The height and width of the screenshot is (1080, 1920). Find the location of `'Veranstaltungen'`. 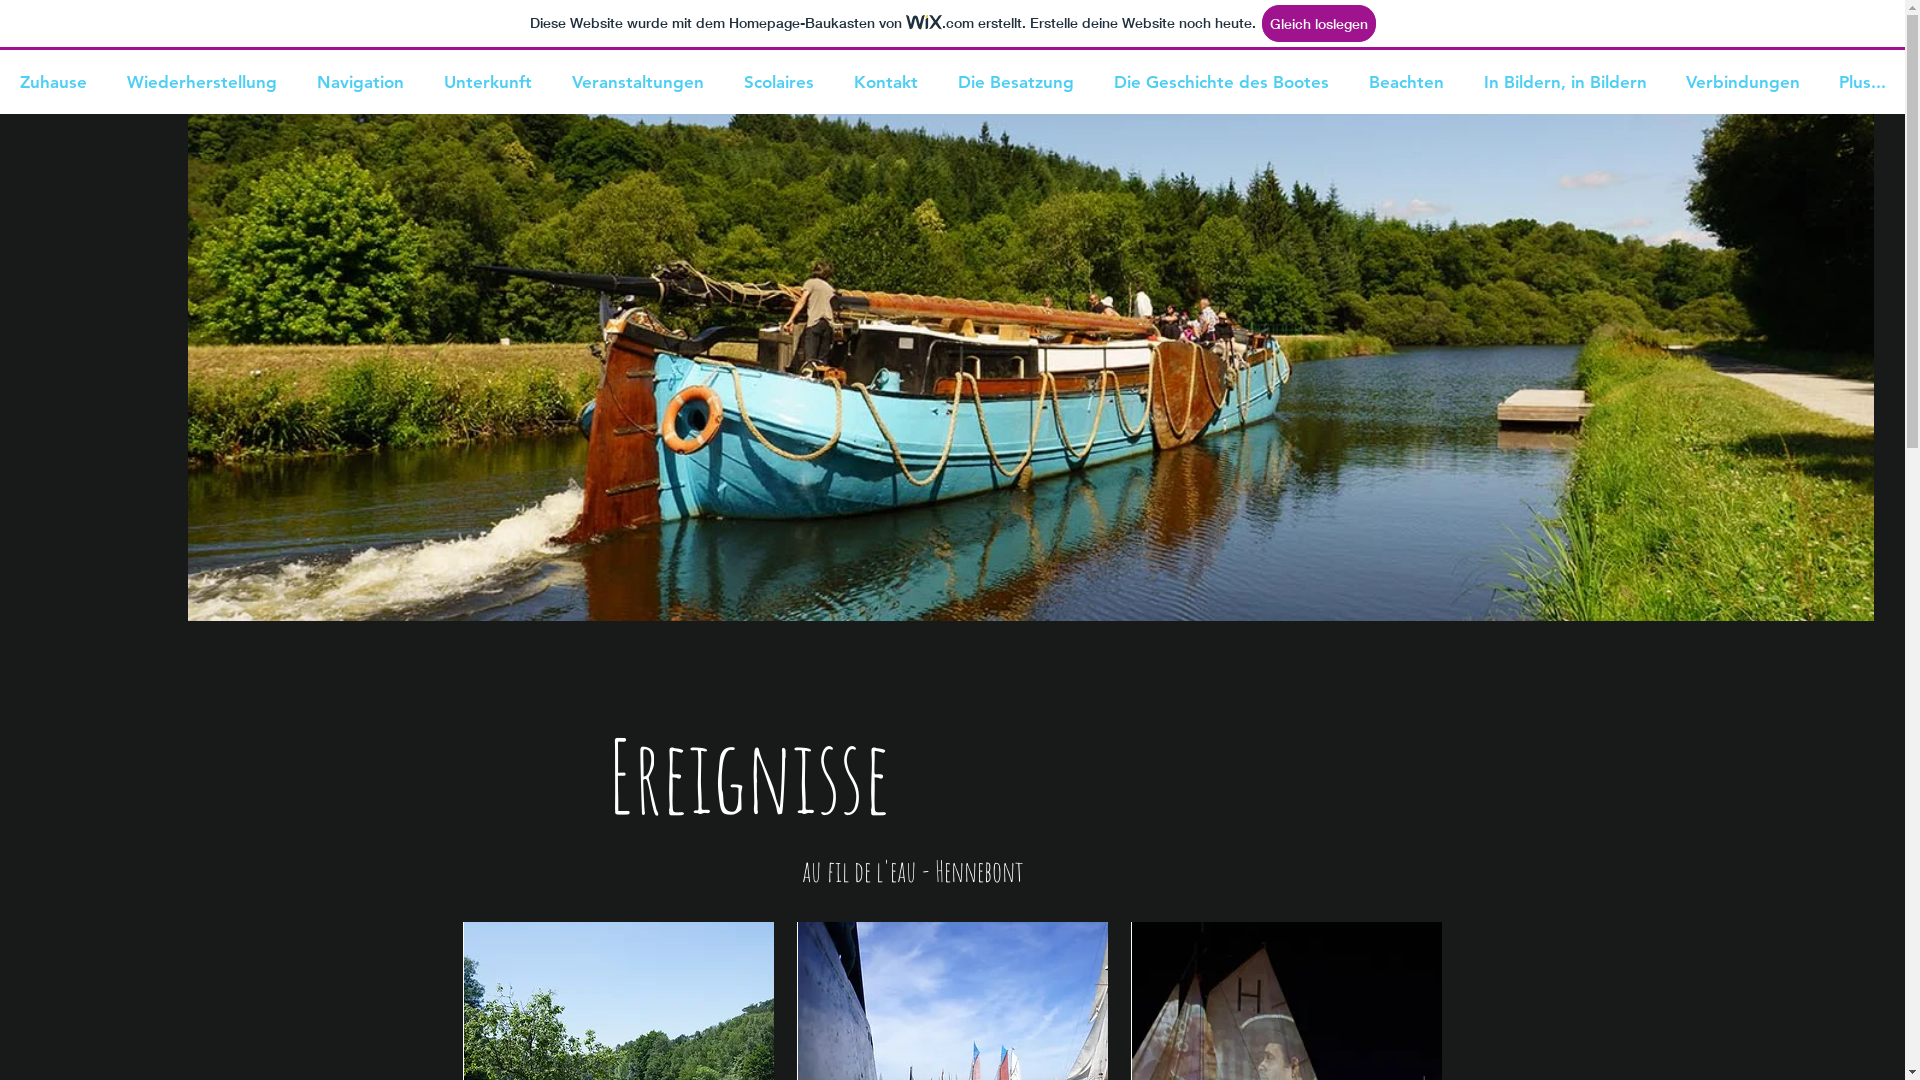

'Veranstaltungen' is located at coordinates (551, 80).